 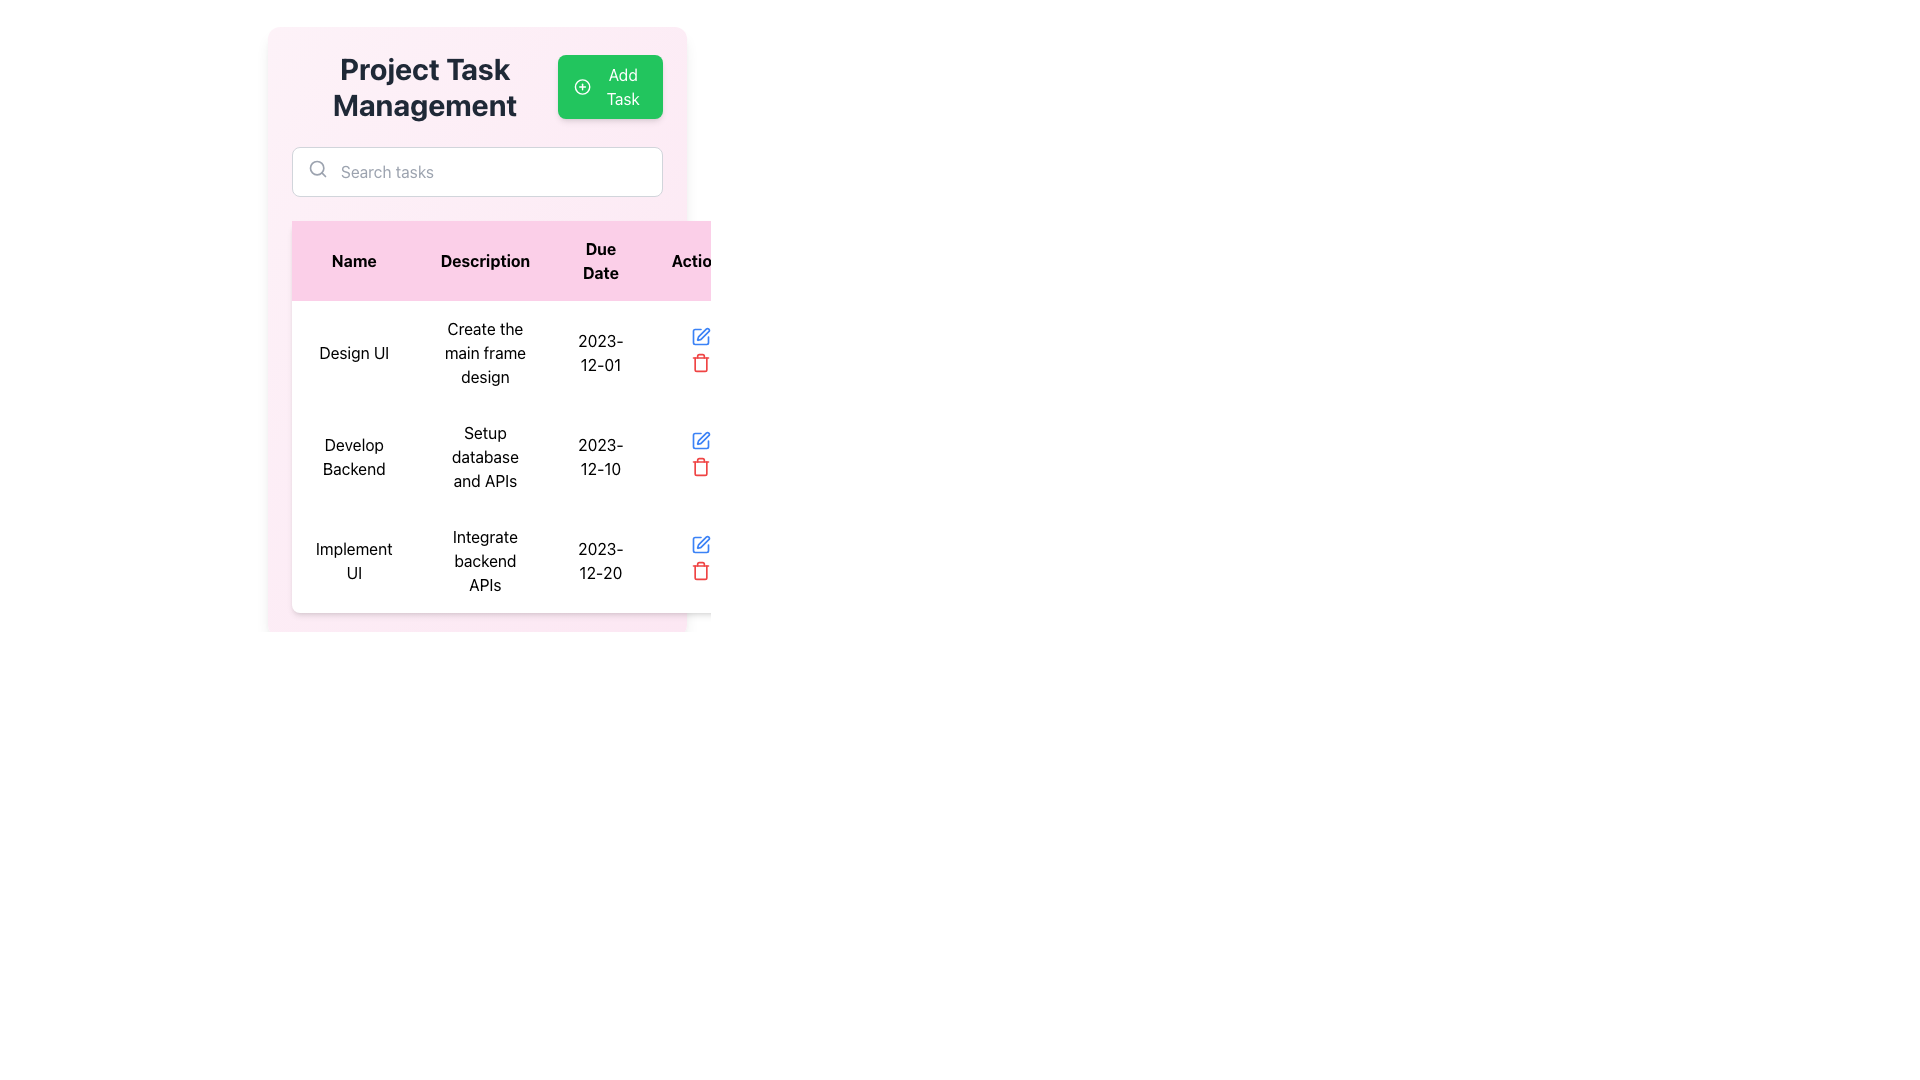 I want to click on the non-interactive text label displaying the due date for the task 'Develop Backend' located in the second row of the 'Due Date' column in the table, so click(x=599, y=456).